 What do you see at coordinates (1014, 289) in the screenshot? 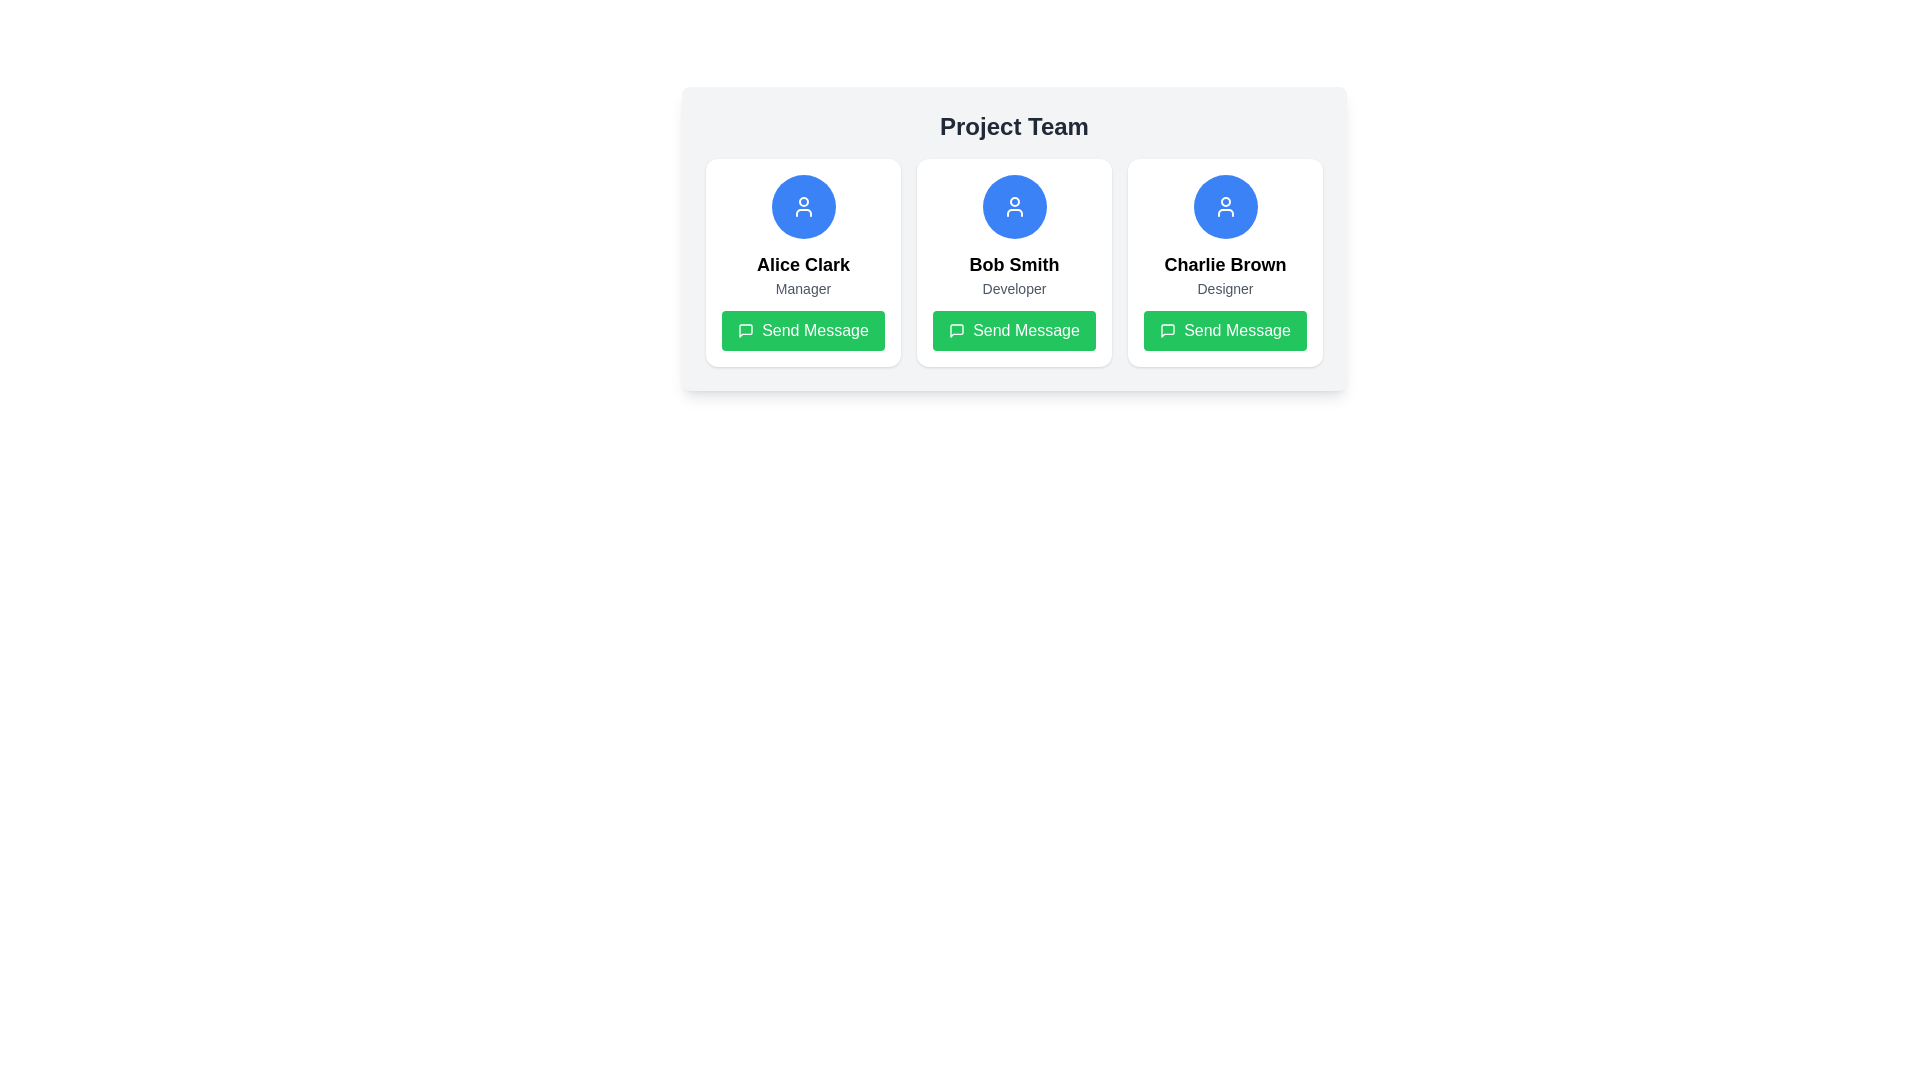
I see `the text label indicating the role 'Developer' located below the name 'Bob Smith' in the center card of the team members list` at bounding box center [1014, 289].